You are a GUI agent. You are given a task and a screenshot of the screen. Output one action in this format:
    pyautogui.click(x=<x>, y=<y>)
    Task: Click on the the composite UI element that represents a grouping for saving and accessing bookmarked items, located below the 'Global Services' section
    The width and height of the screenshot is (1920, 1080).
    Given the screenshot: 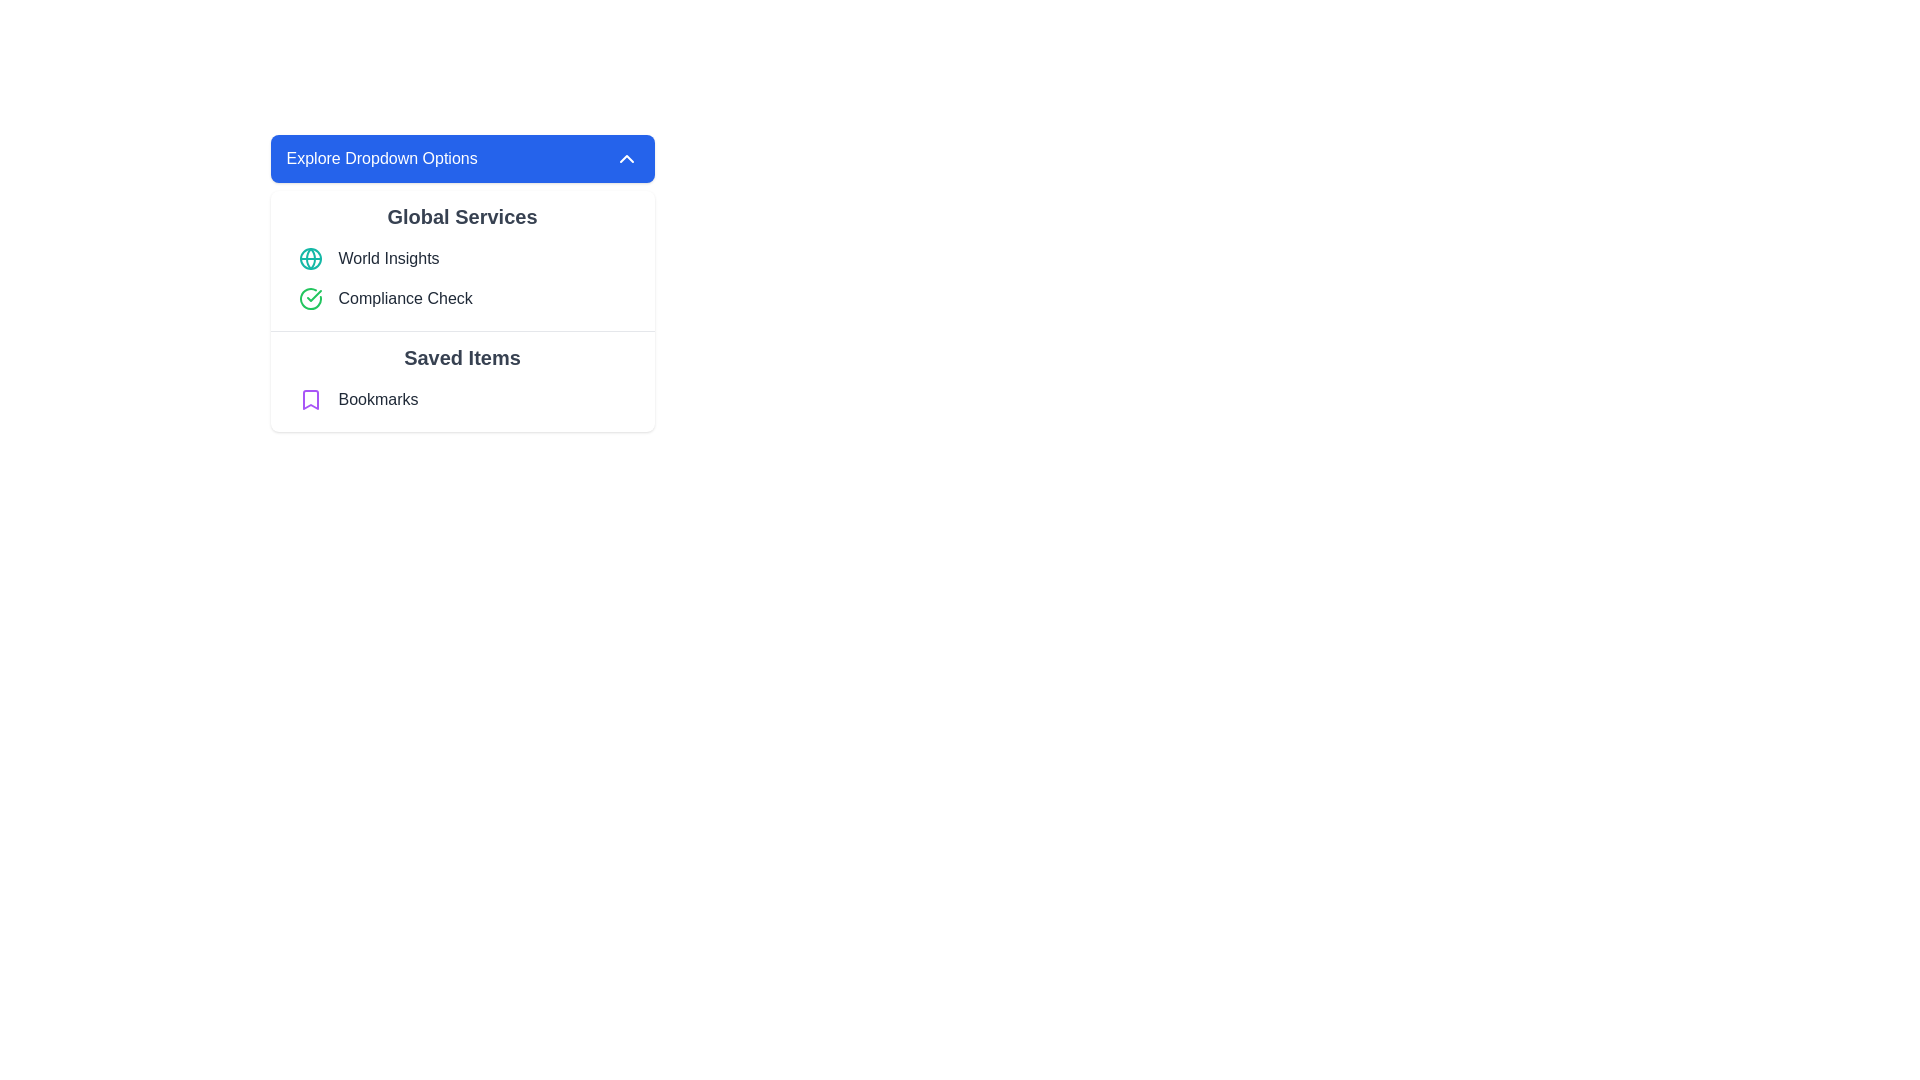 What is the action you would take?
    pyautogui.click(x=461, y=381)
    